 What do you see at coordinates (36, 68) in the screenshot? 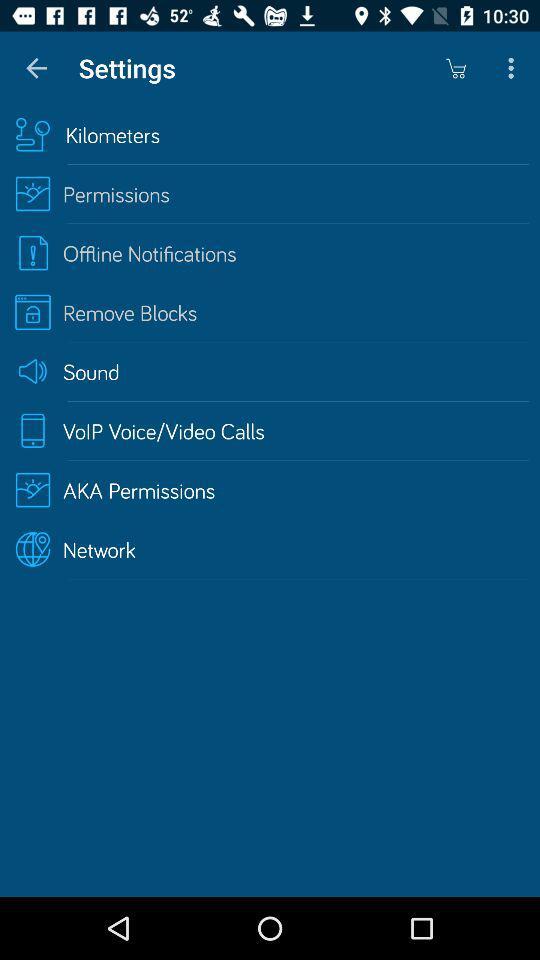
I see `the icon to the left of the settings item` at bounding box center [36, 68].